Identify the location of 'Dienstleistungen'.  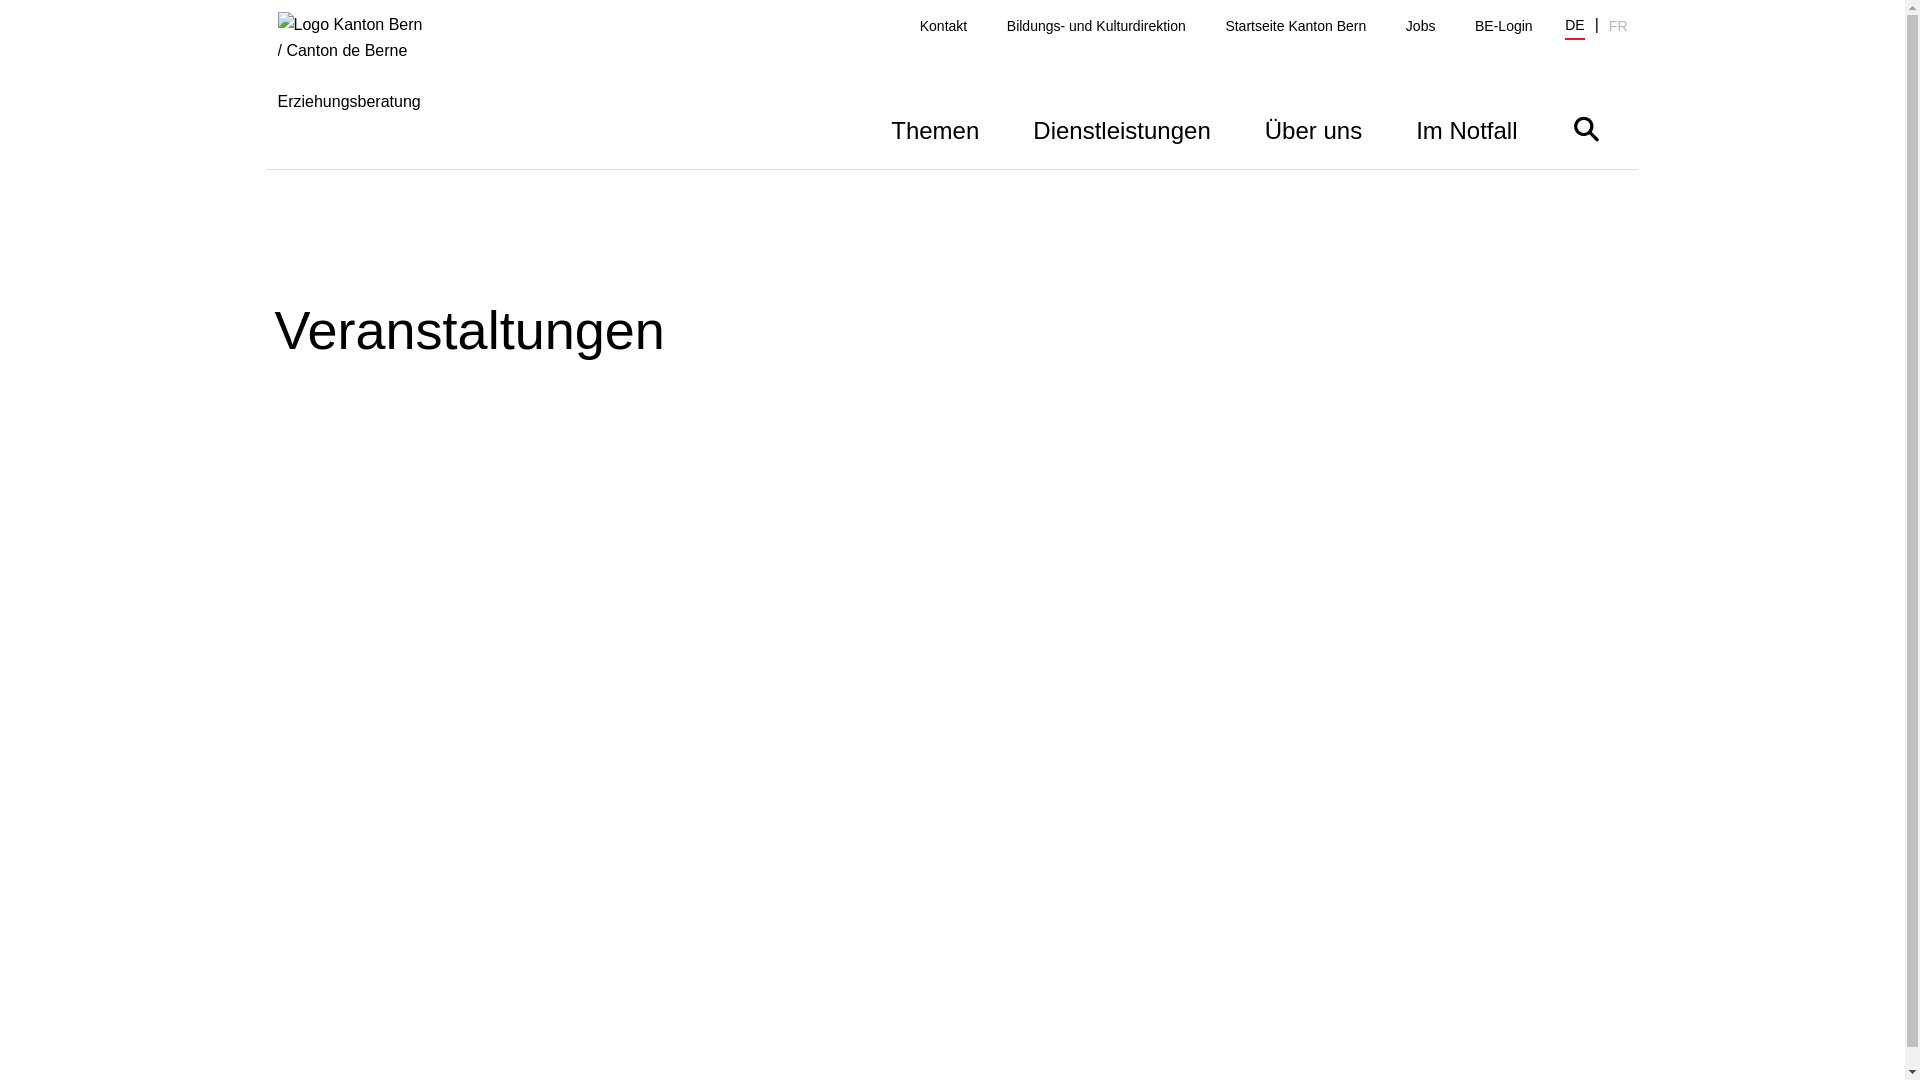
(1121, 128).